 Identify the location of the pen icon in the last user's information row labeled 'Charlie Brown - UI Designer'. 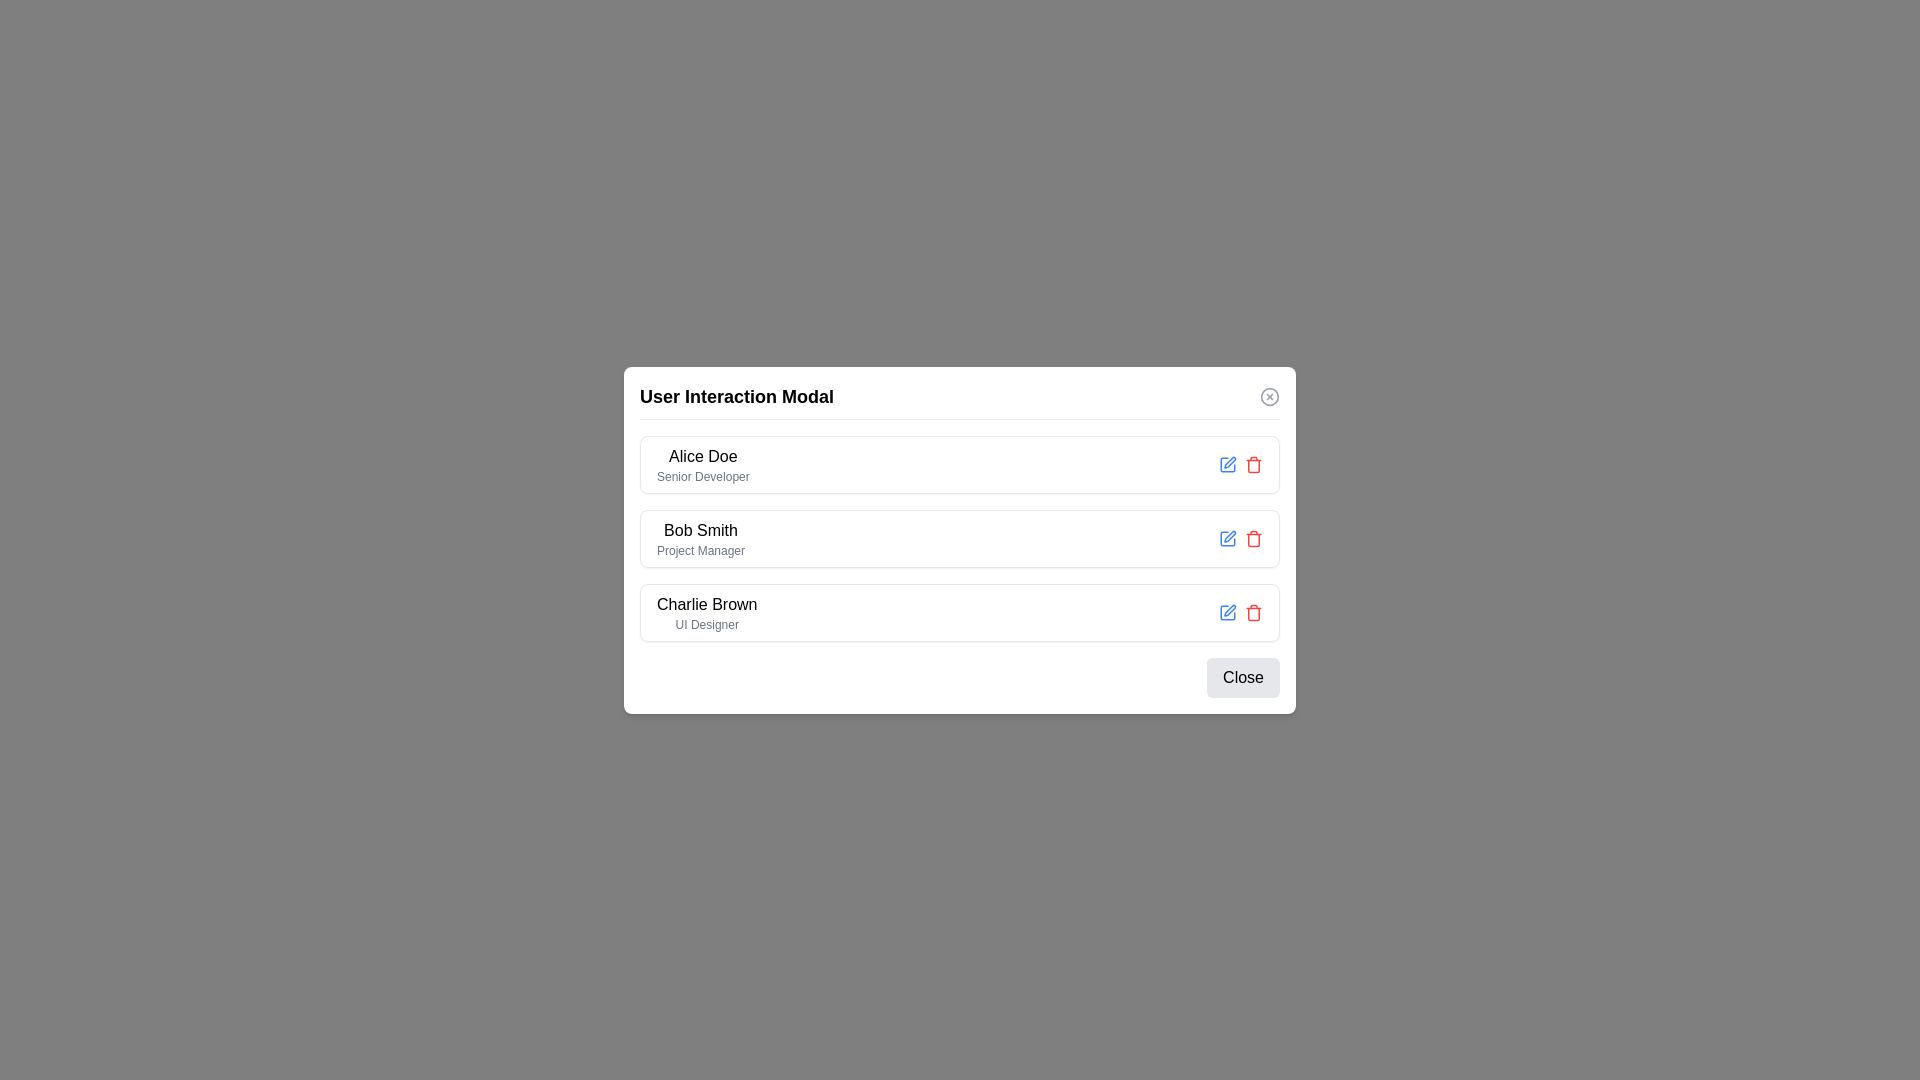
(1229, 609).